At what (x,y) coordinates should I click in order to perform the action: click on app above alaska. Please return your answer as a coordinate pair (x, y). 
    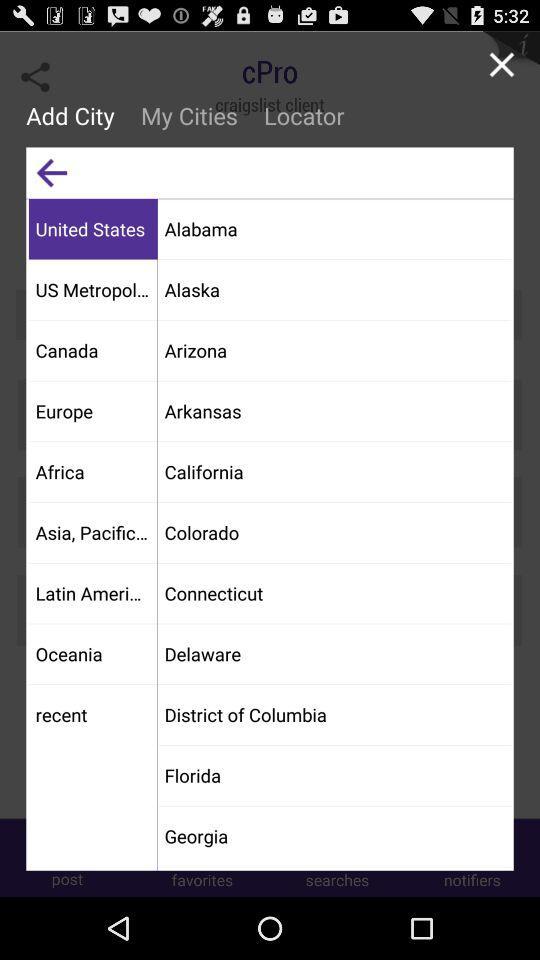
    Looking at the image, I should click on (334, 228).